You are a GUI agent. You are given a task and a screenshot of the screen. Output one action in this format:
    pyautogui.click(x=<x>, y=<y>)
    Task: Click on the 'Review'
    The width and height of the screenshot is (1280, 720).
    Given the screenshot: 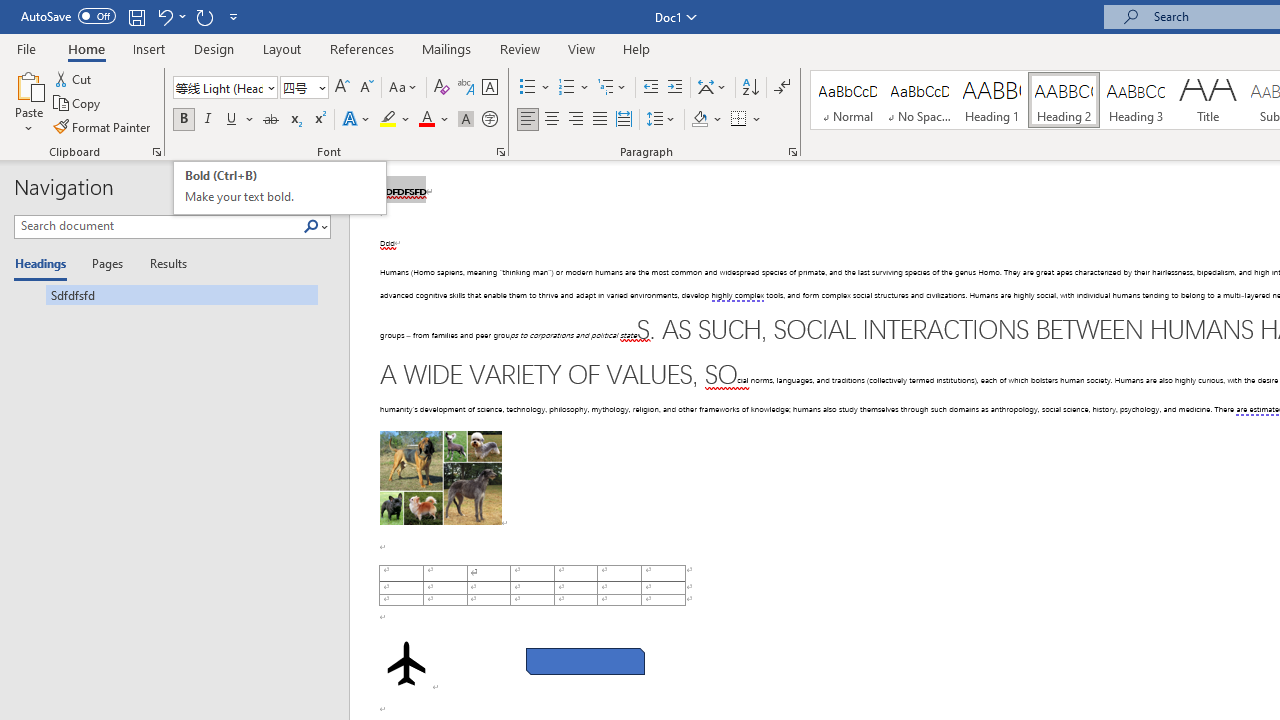 What is the action you would take?
    pyautogui.click(x=520, y=48)
    